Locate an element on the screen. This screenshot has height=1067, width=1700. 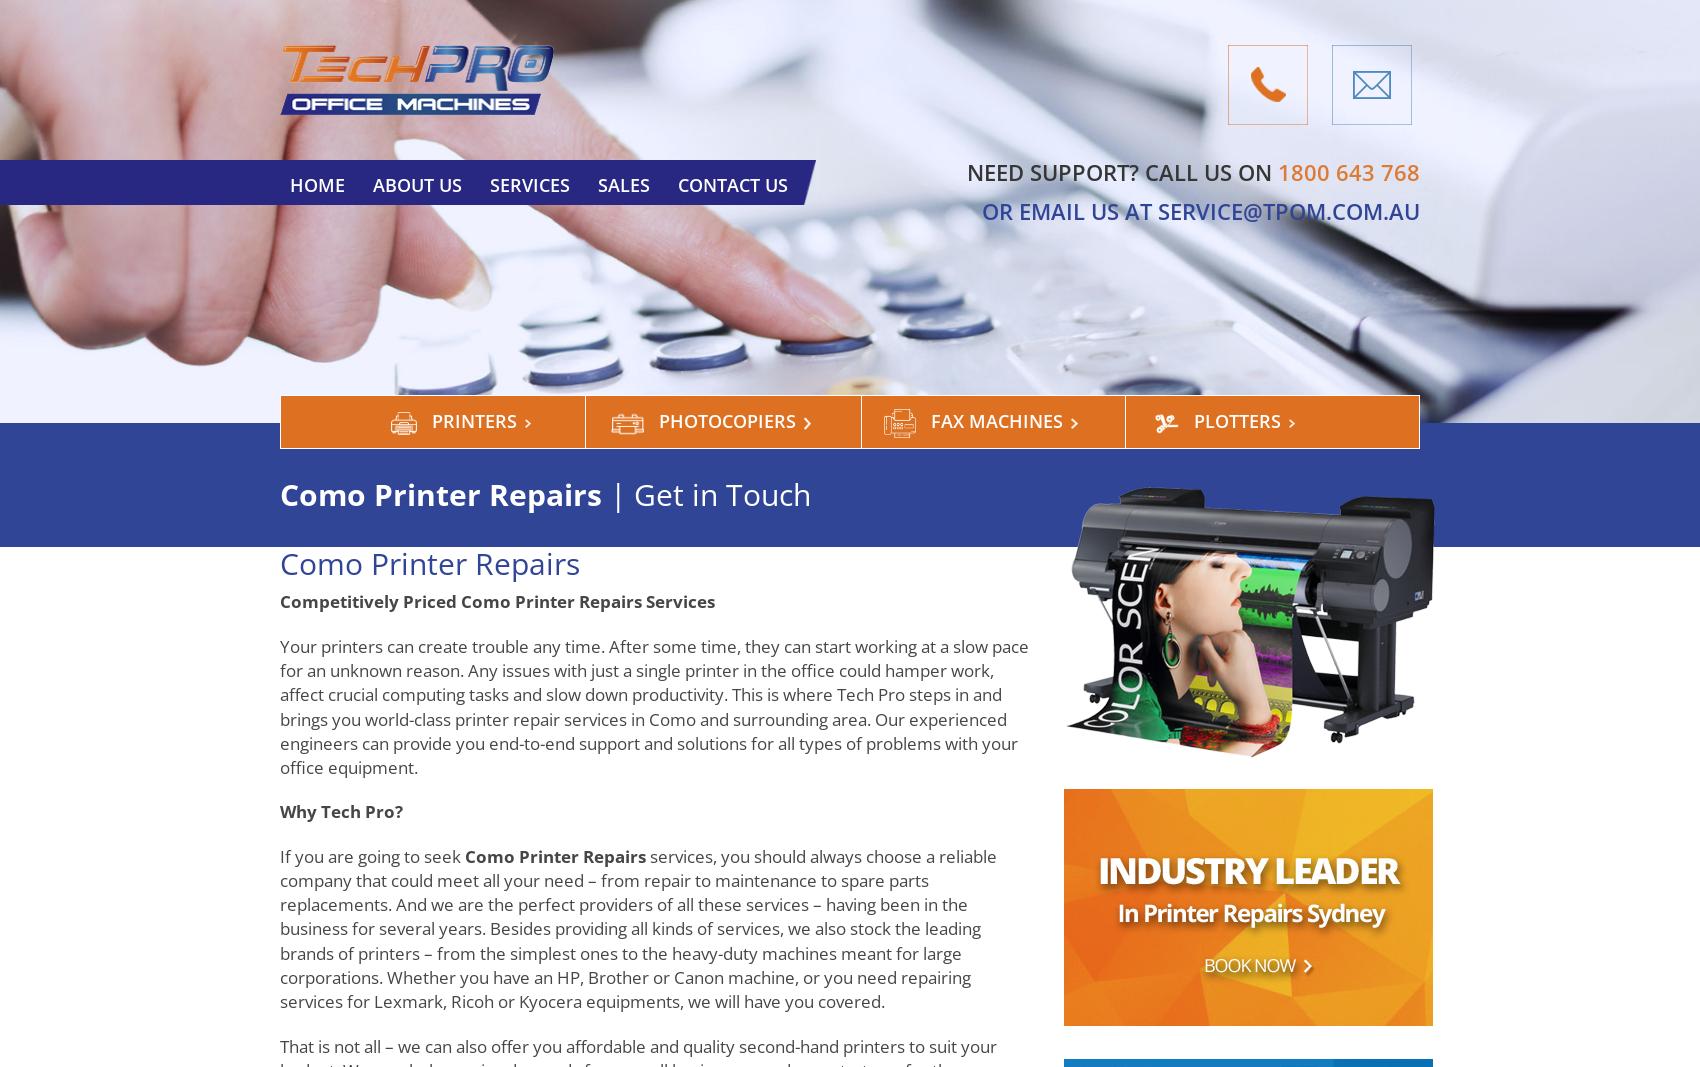
'| Get in Touch' is located at coordinates (608, 493).